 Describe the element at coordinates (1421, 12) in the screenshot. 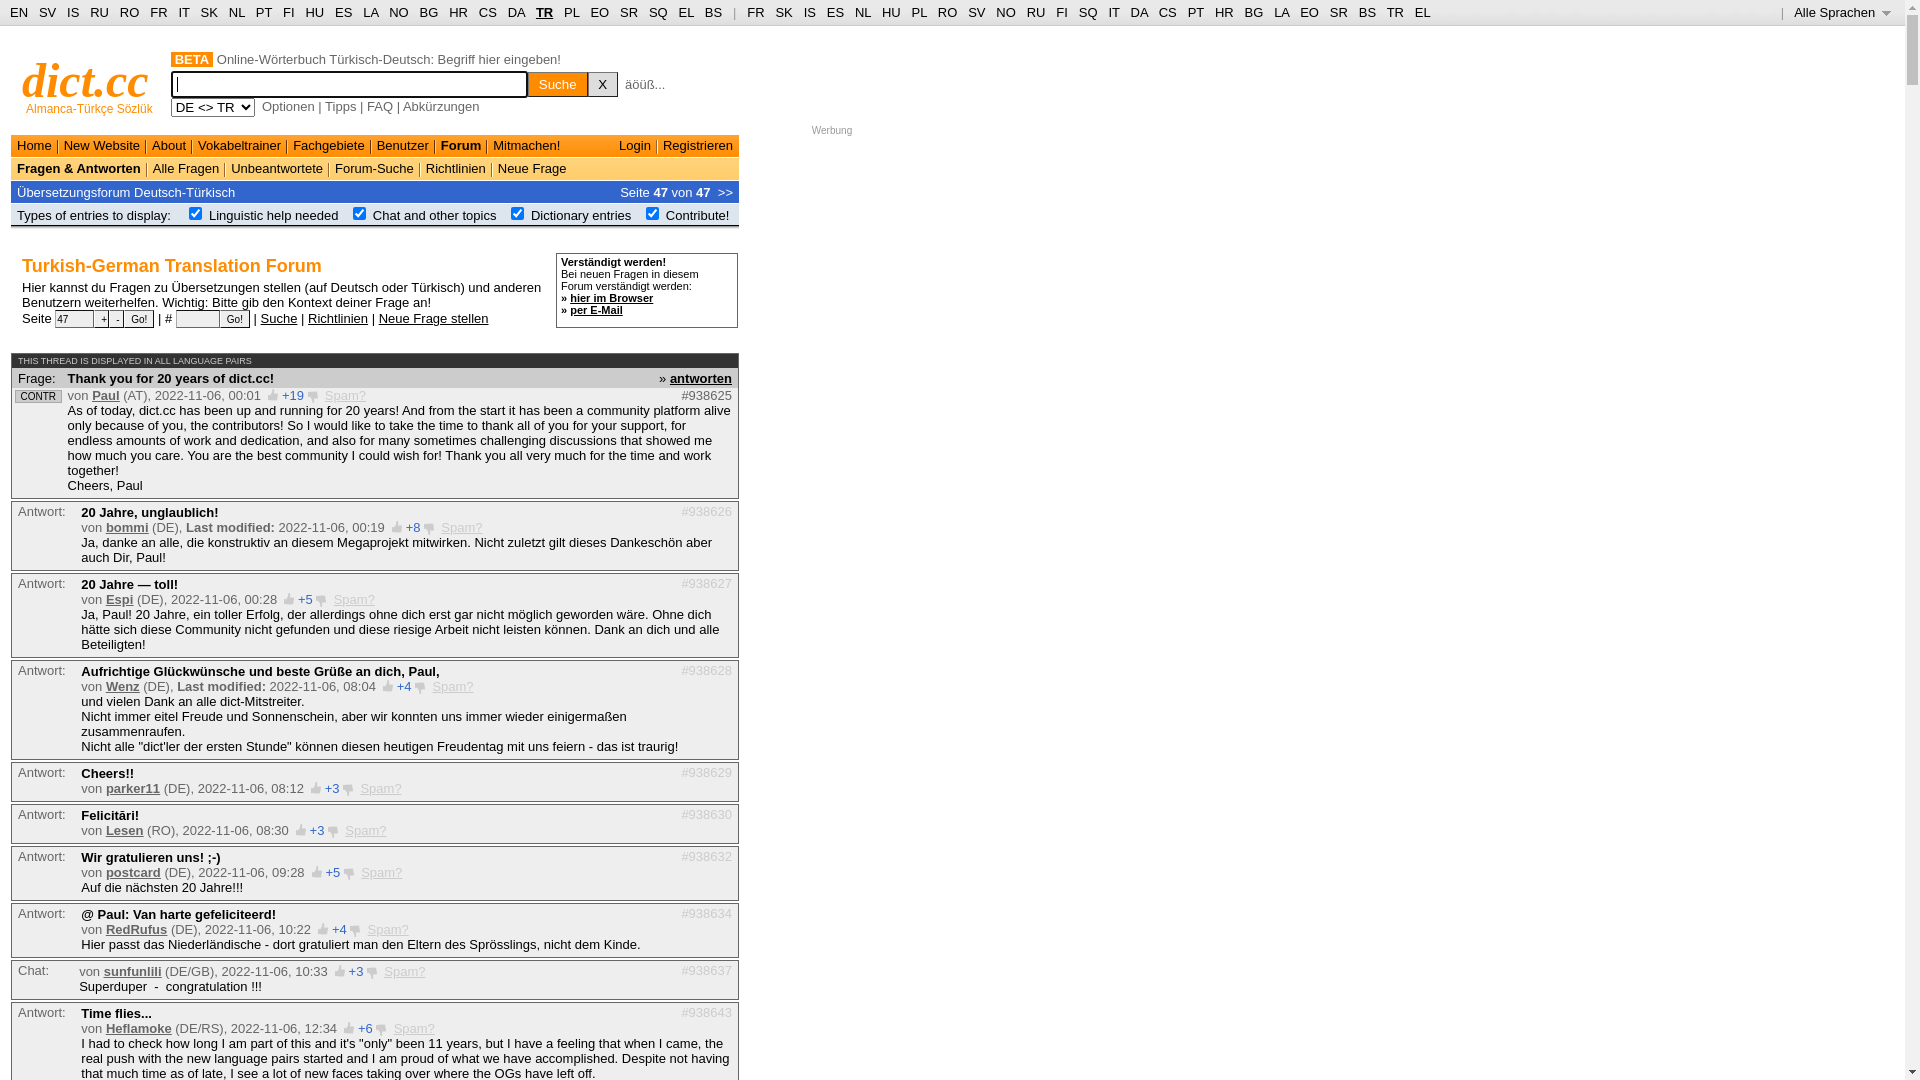

I see `'EL'` at that location.